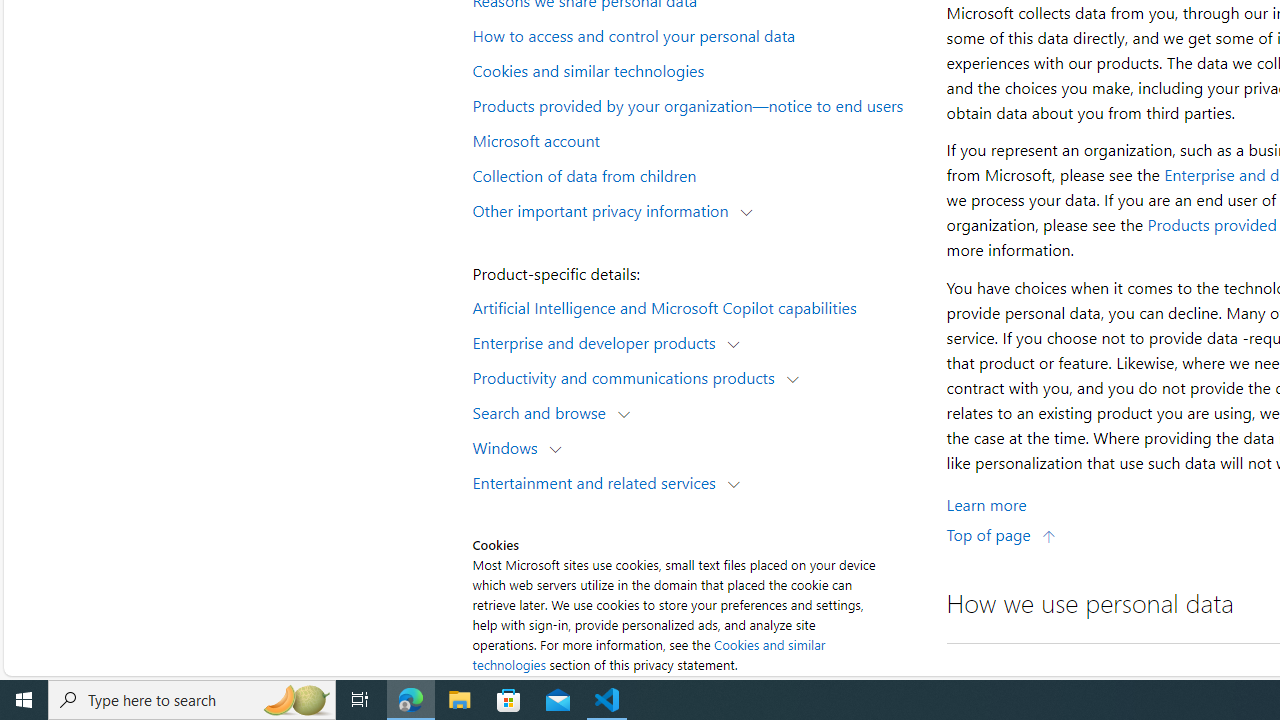  I want to click on 'Learn More about Personal data we collect', so click(986, 503).